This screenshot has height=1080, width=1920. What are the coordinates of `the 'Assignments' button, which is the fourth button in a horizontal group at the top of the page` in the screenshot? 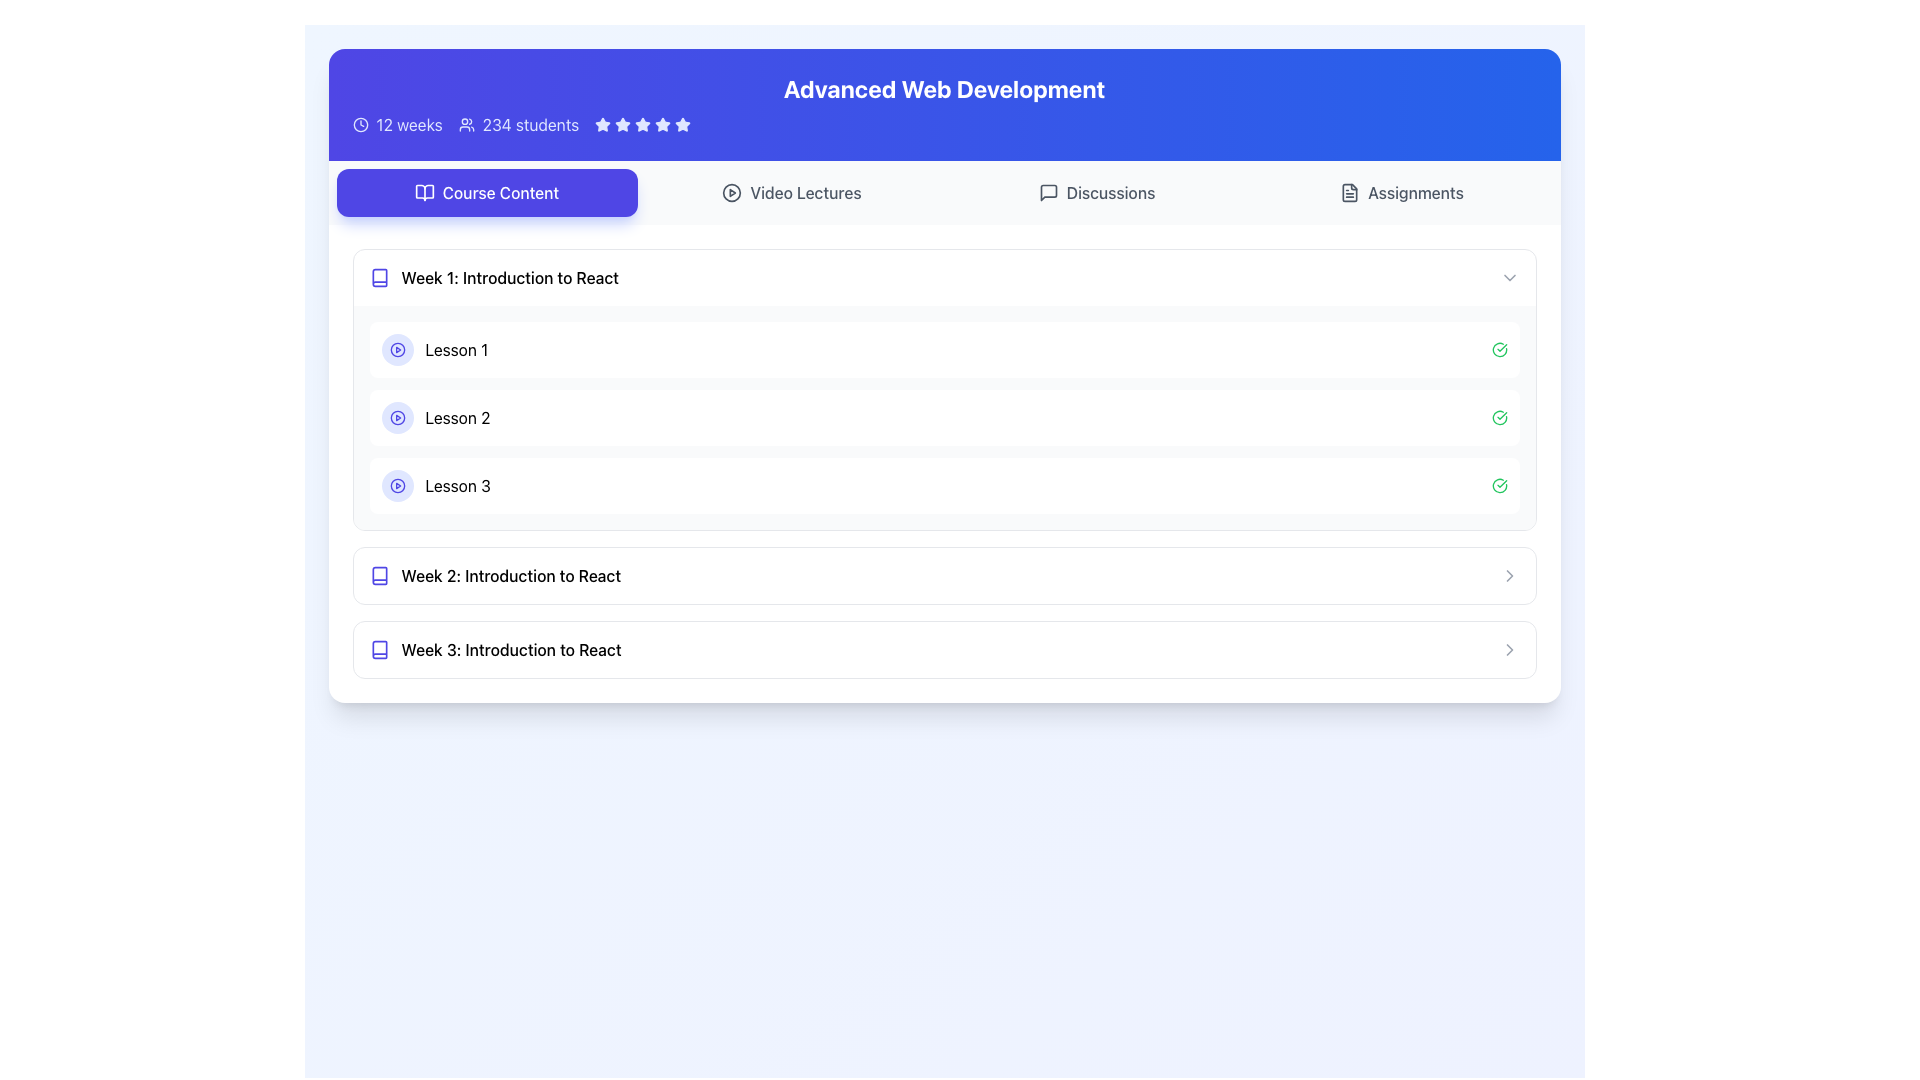 It's located at (1400, 192).